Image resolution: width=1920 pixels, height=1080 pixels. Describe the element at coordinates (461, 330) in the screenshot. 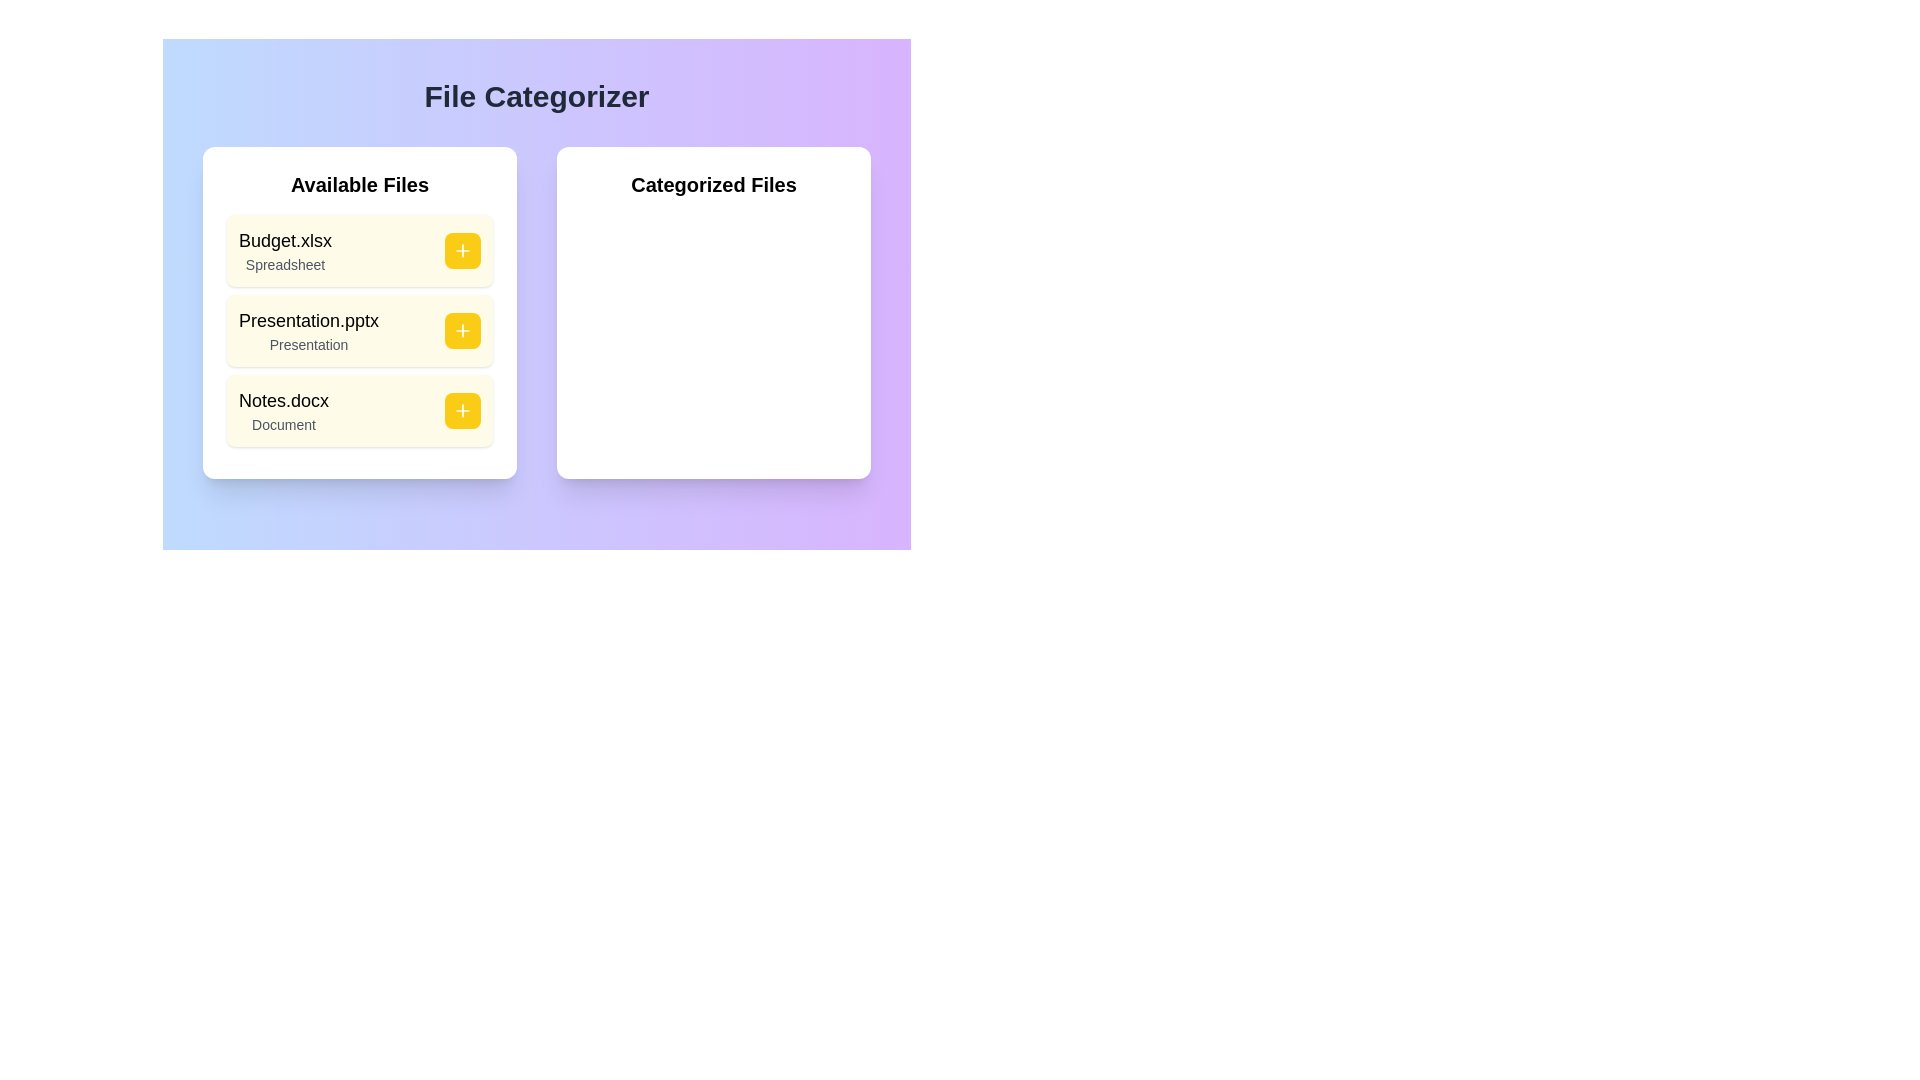

I see `the 'add' button located to the far right of 'Presentation.pptx' in the 'Available Files' section` at that location.